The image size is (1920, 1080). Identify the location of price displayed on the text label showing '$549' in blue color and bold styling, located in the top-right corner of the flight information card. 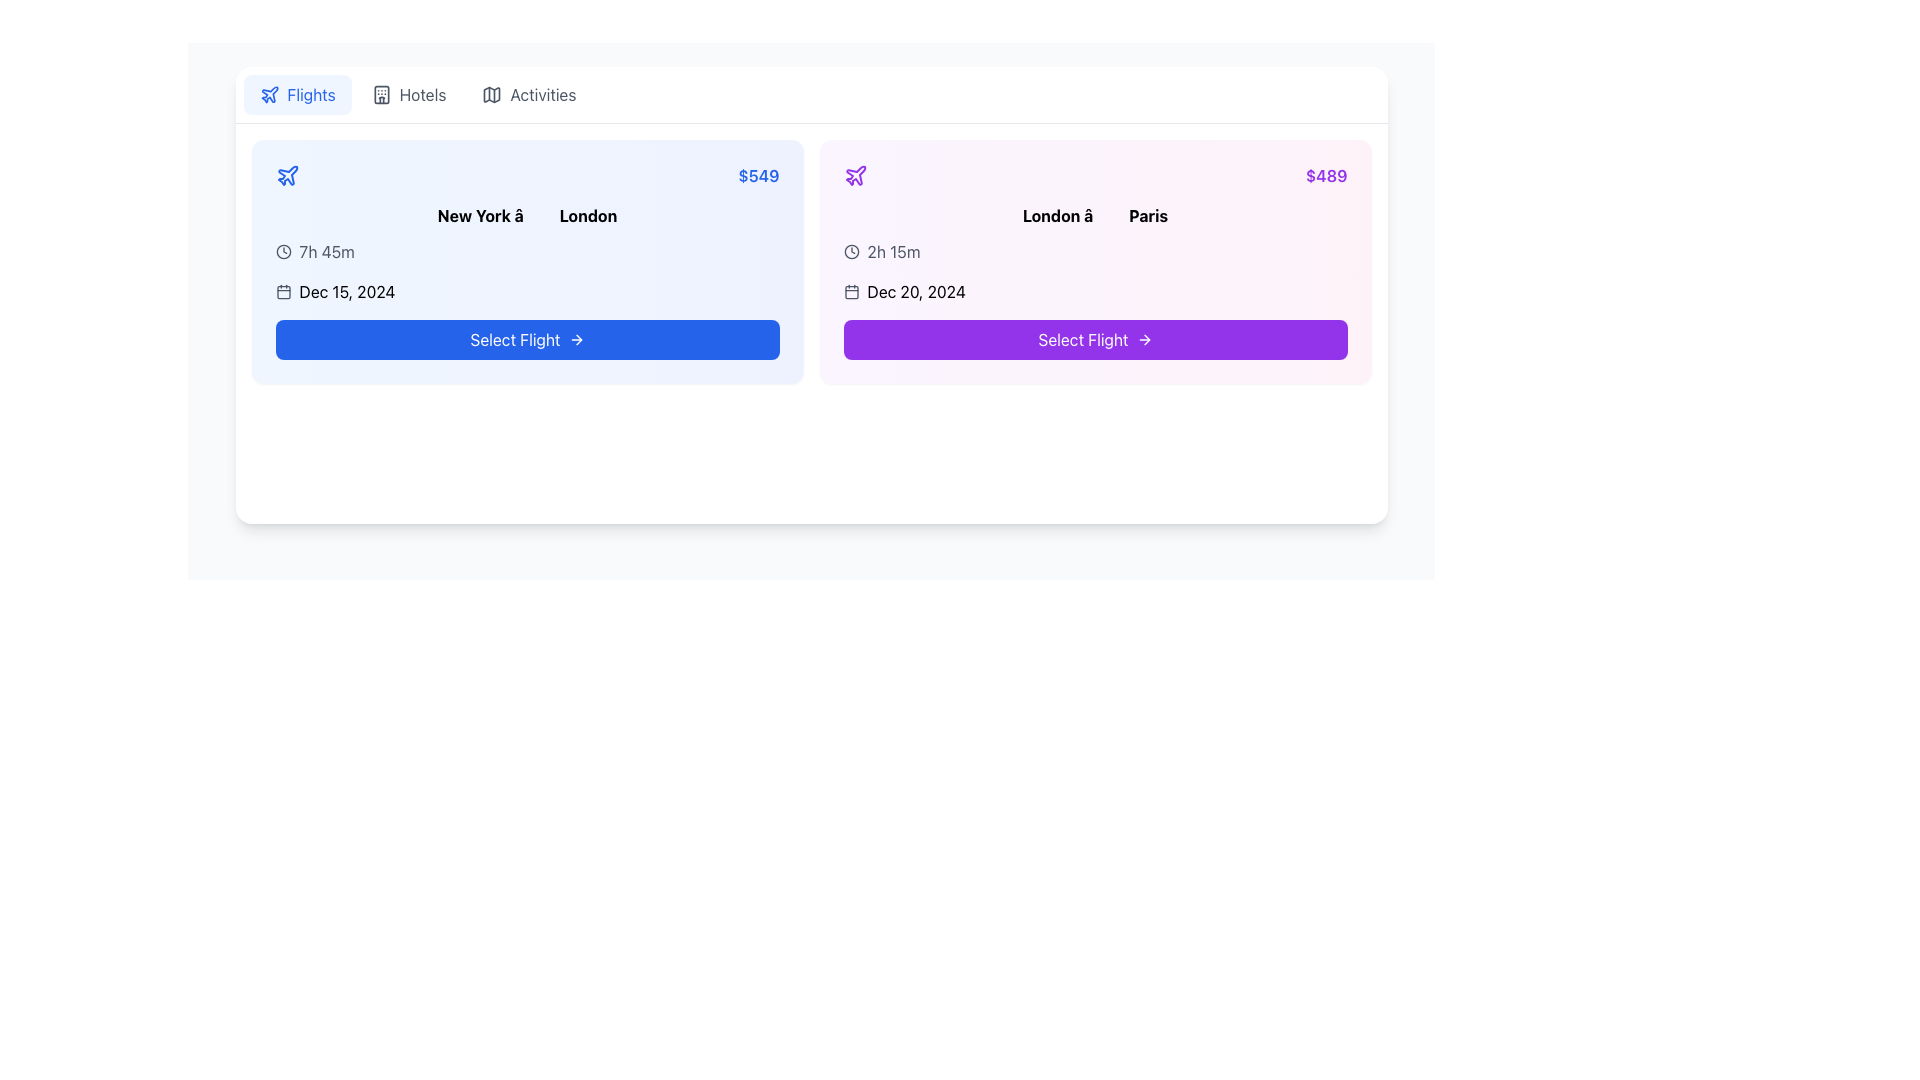
(757, 175).